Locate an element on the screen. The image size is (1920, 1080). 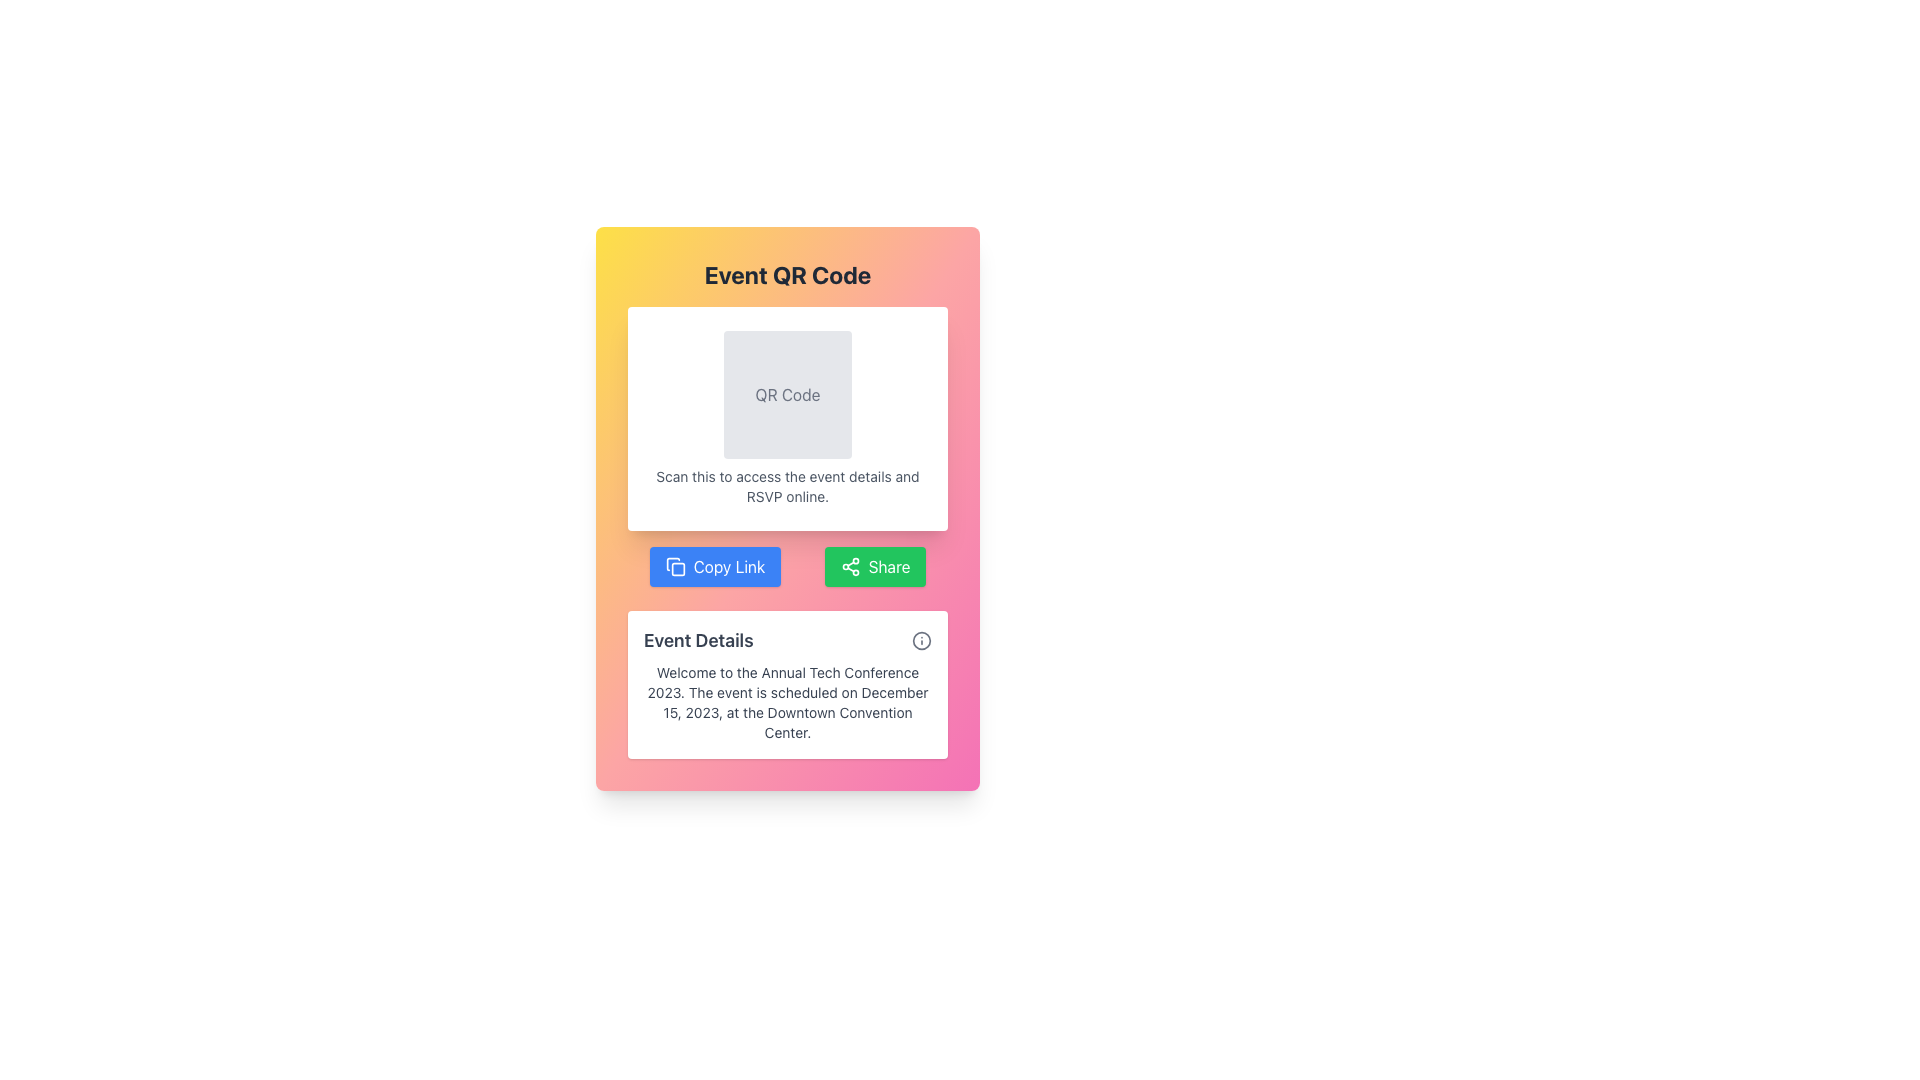
the small circular icon with a gray border located to the right of the 'Event Details' header is located at coordinates (920, 640).